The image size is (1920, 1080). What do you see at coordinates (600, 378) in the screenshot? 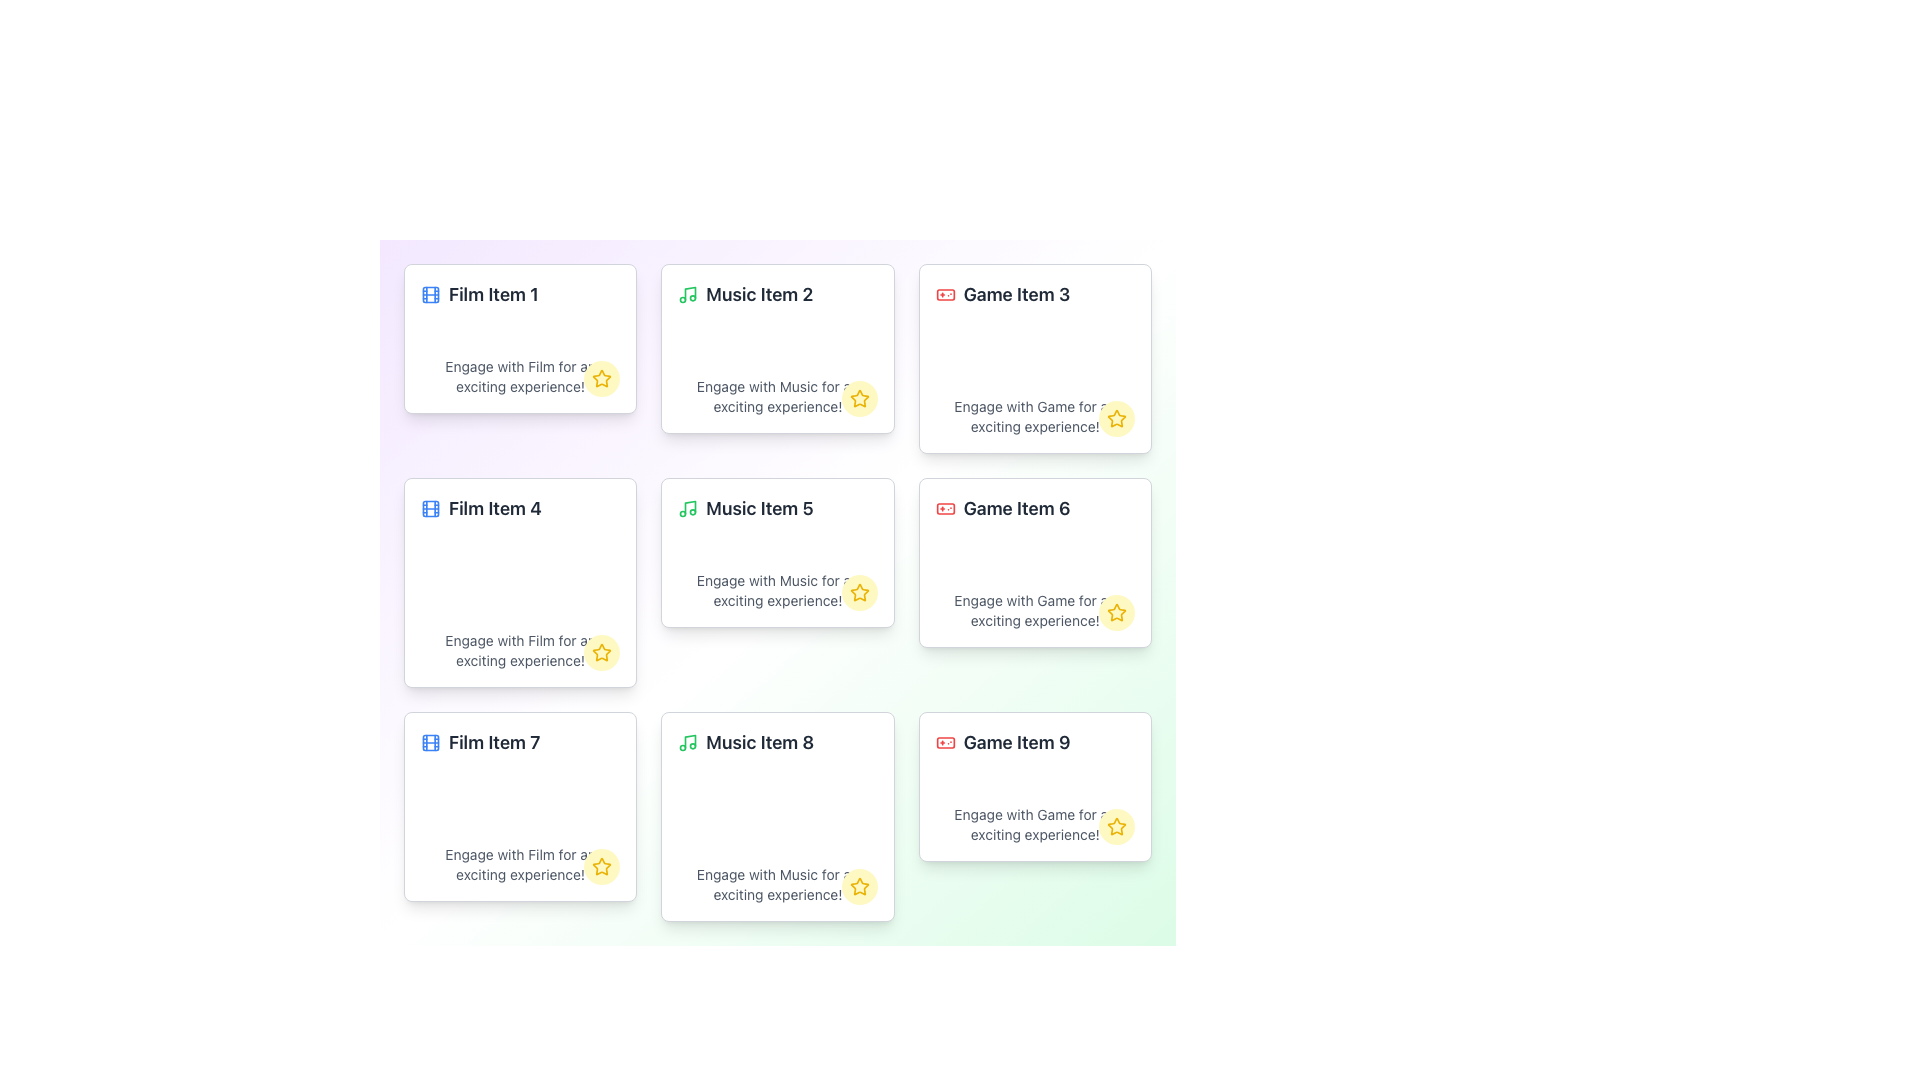
I see `the star-shaped icon button with a yellow outline and white background located at the bottom-right corner of the 'Film Item 1' card` at bounding box center [600, 378].